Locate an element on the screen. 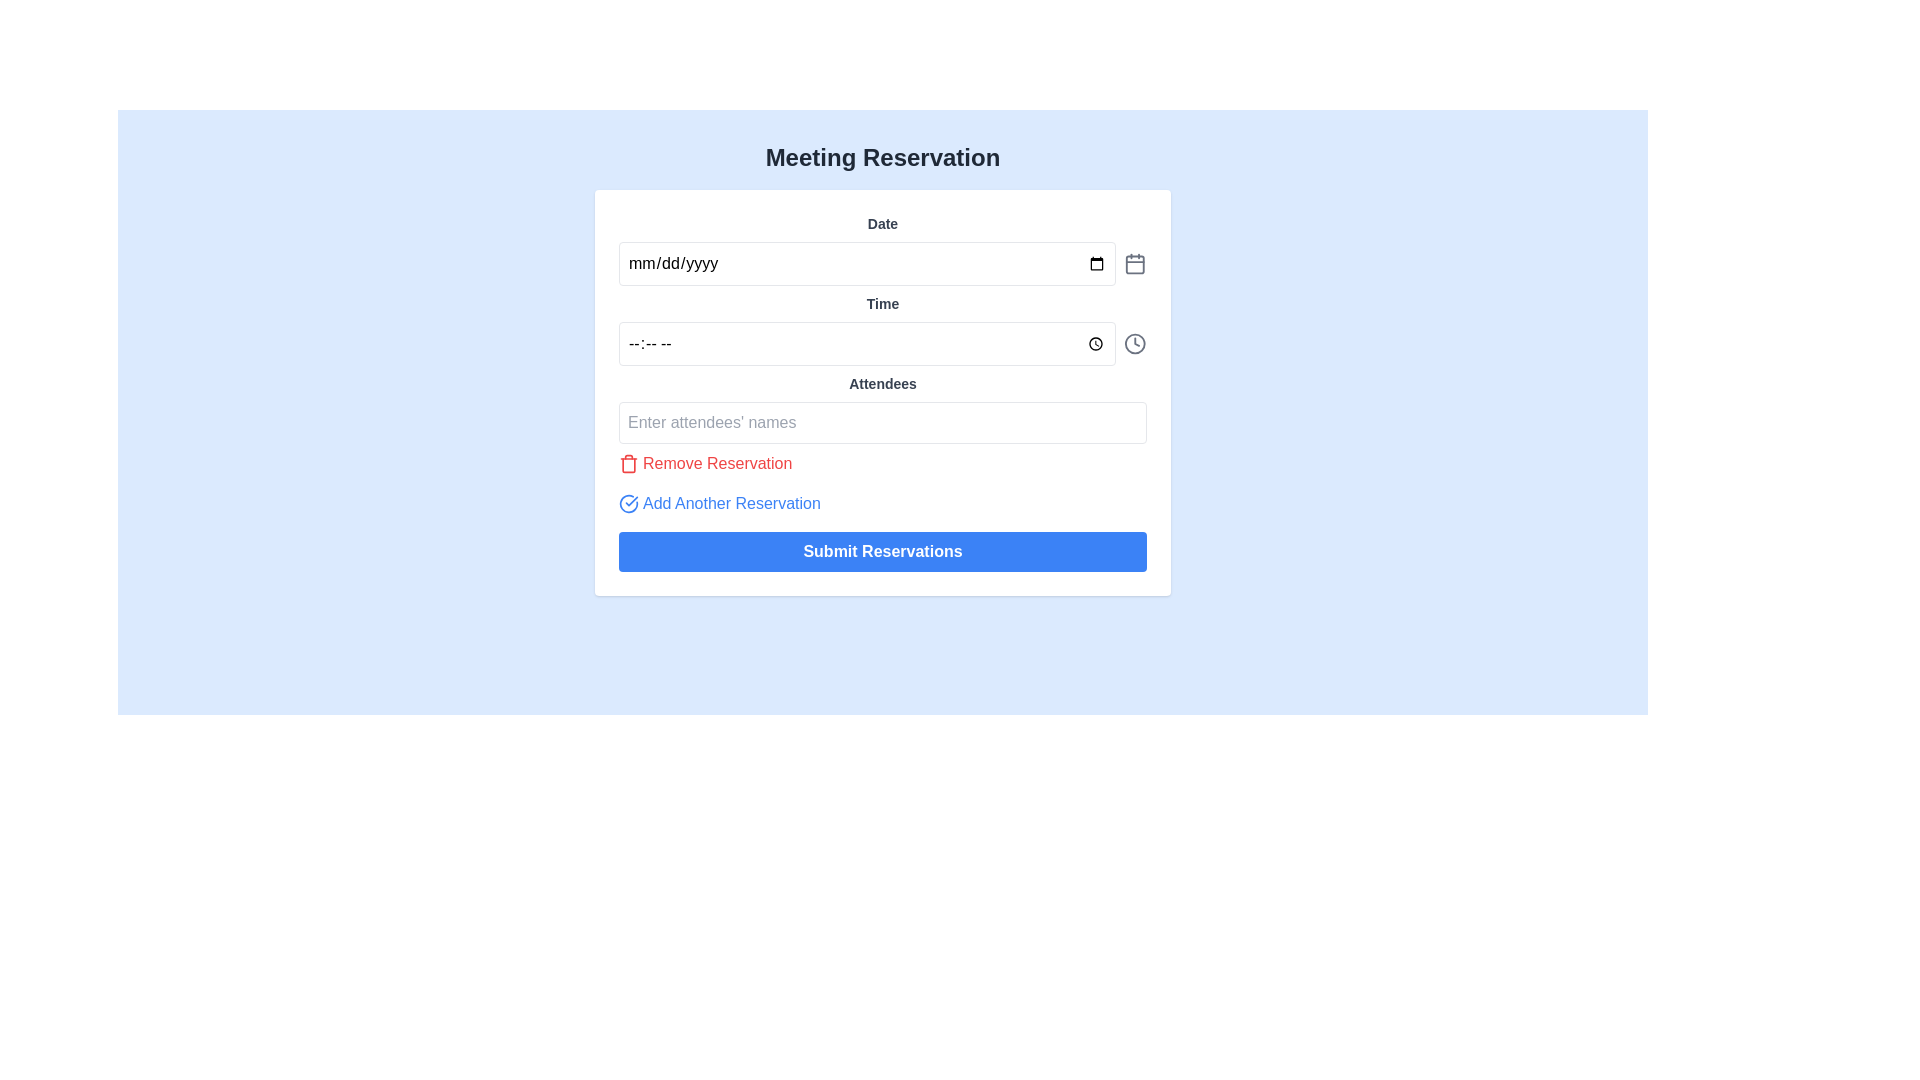  the blue rectangular button with rounded corners and white text that reads 'Submit Reservations' is located at coordinates (882, 551).